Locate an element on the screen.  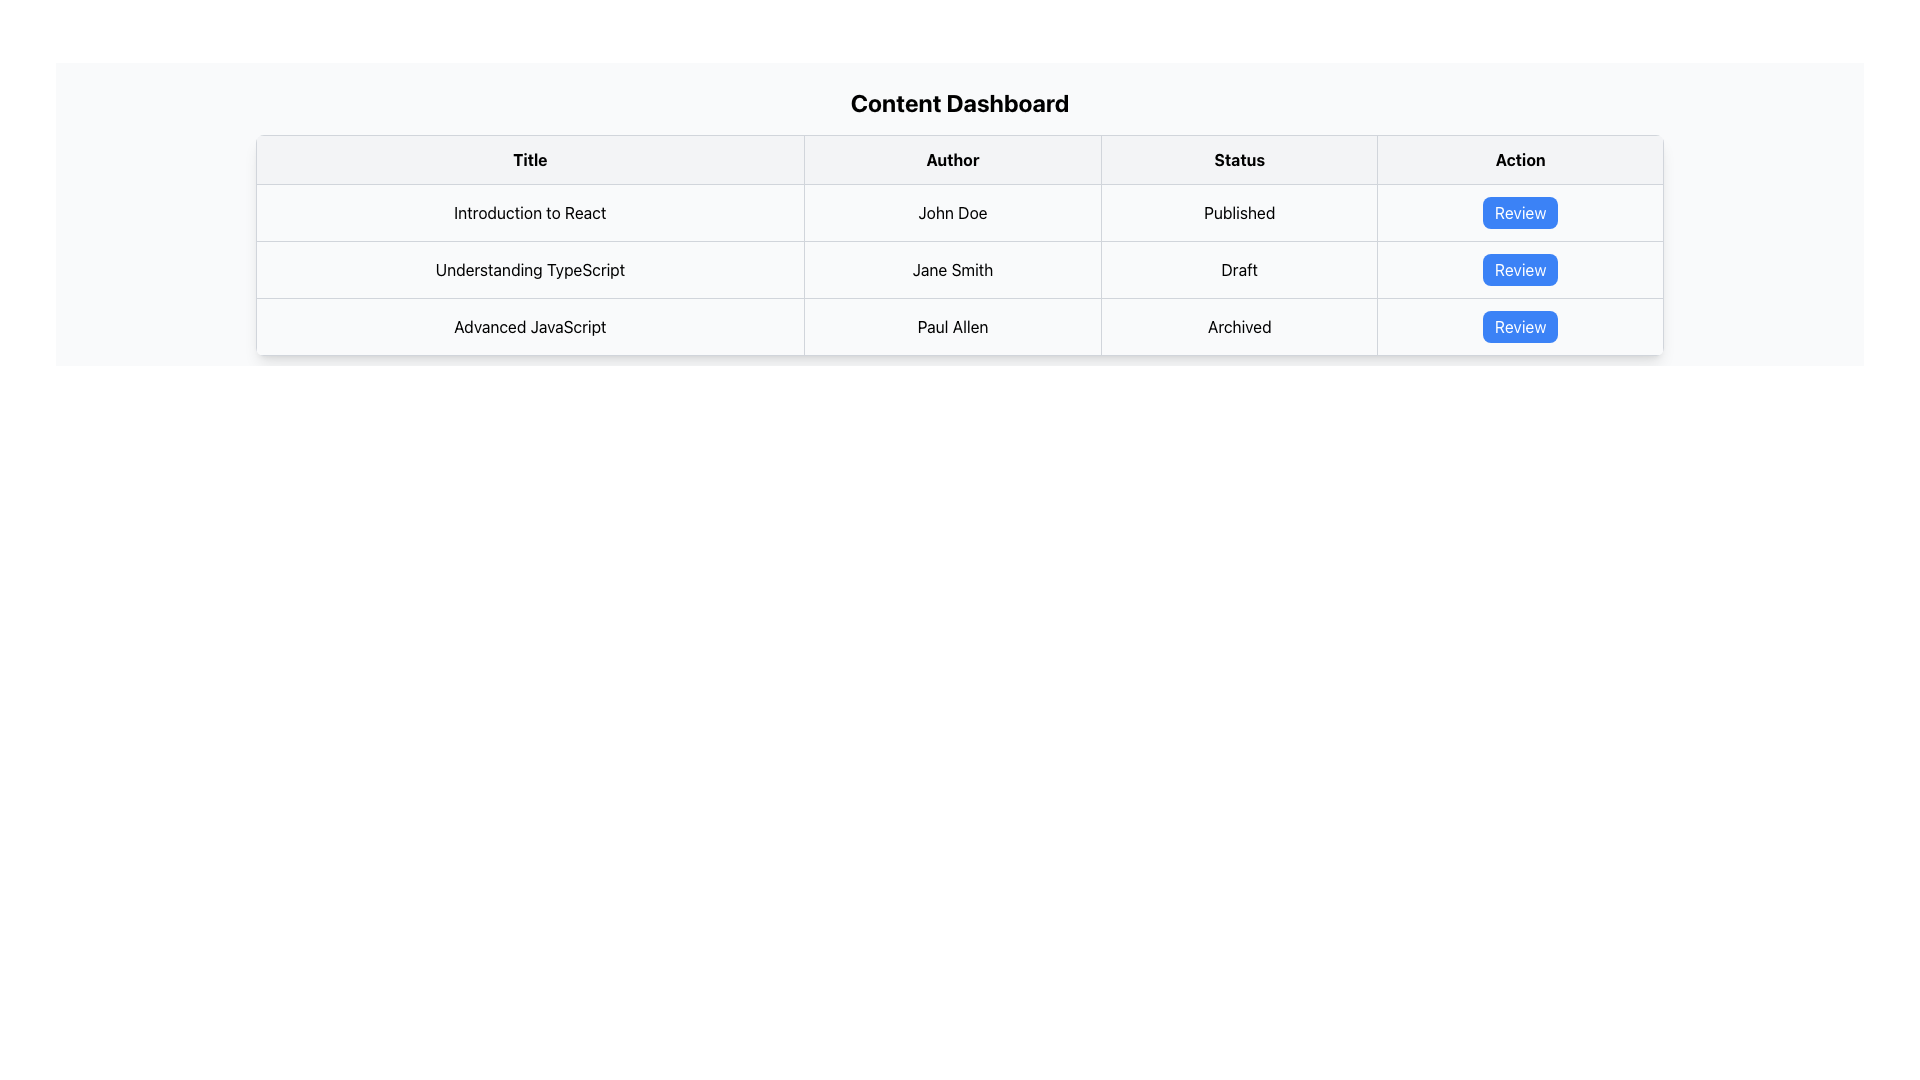
the text label displaying 'Draft' in the 'Status' column for the row associated with 'Understanding TypeScript' and 'Jane Smith' is located at coordinates (1238, 270).